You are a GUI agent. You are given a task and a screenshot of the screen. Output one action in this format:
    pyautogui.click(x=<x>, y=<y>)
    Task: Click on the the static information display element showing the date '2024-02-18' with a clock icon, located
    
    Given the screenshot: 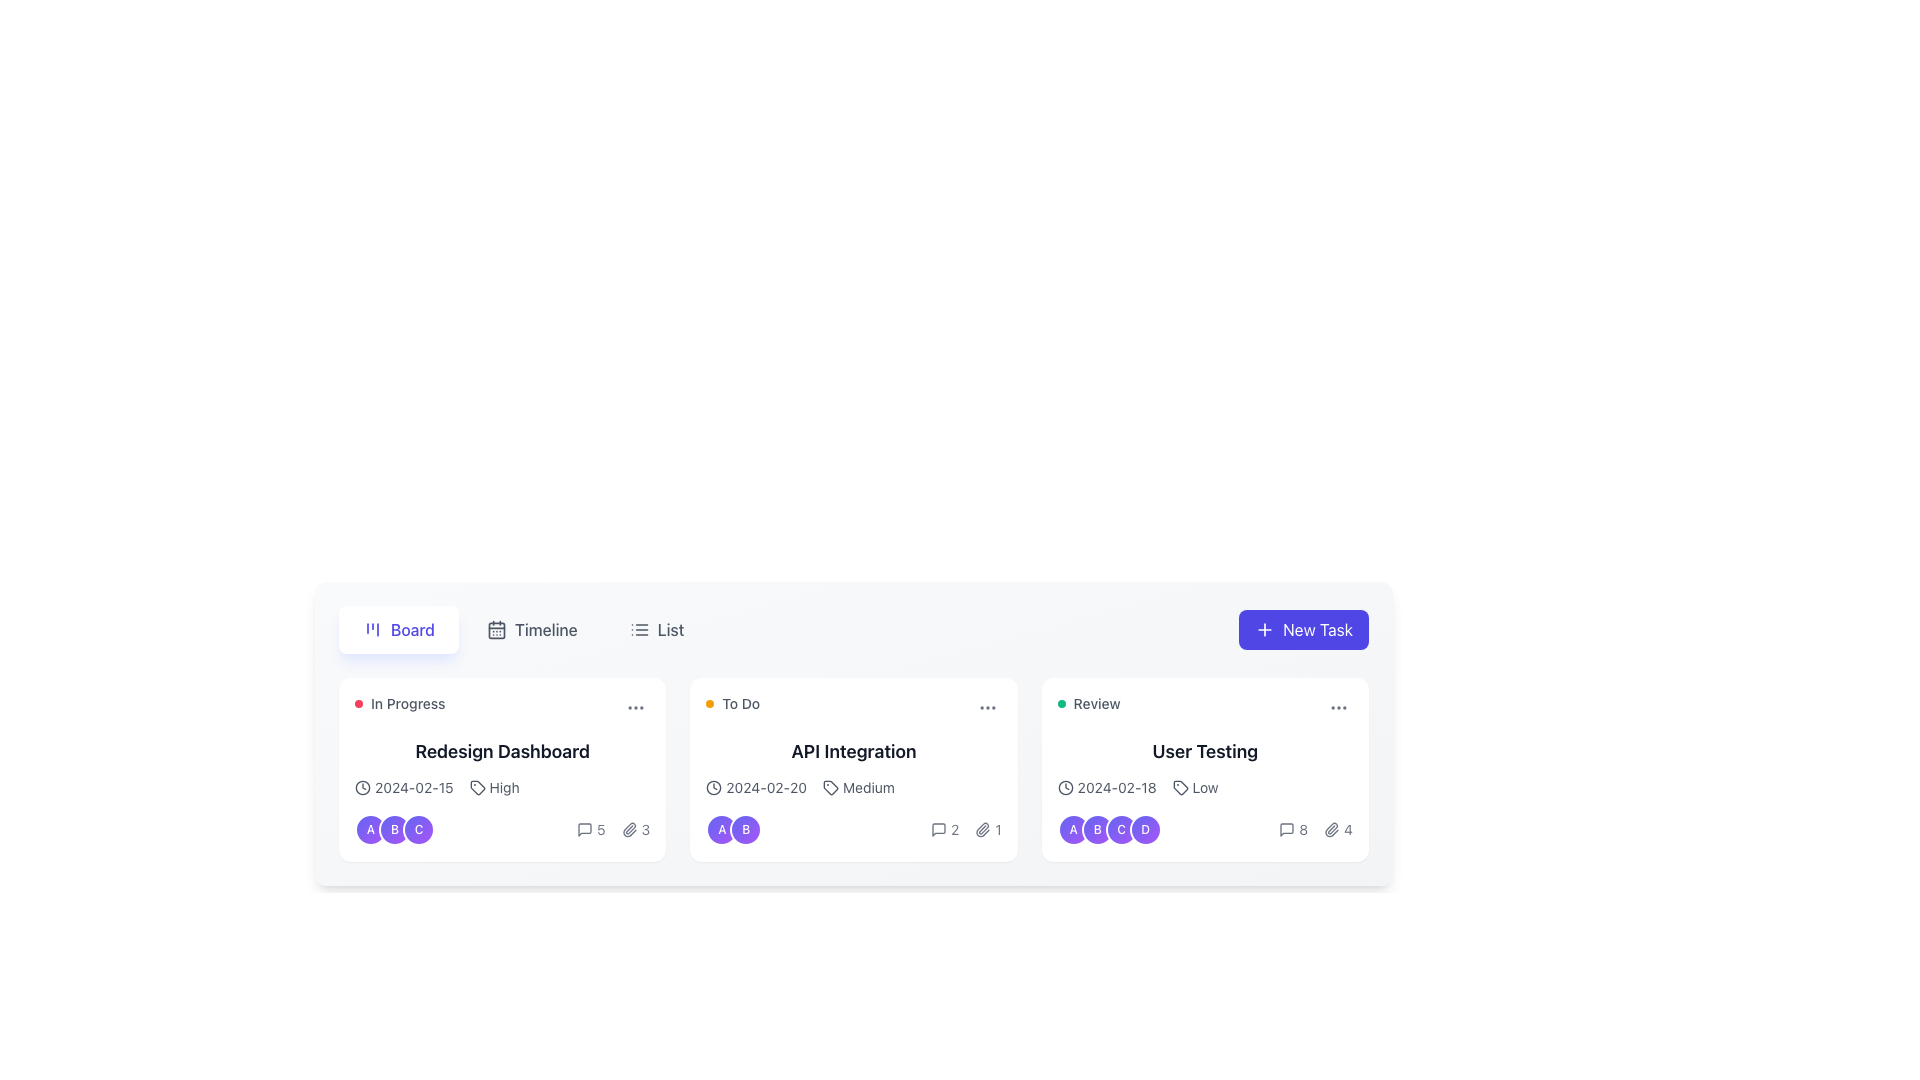 What is the action you would take?
    pyautogui.click(x=1106, y=786)
    